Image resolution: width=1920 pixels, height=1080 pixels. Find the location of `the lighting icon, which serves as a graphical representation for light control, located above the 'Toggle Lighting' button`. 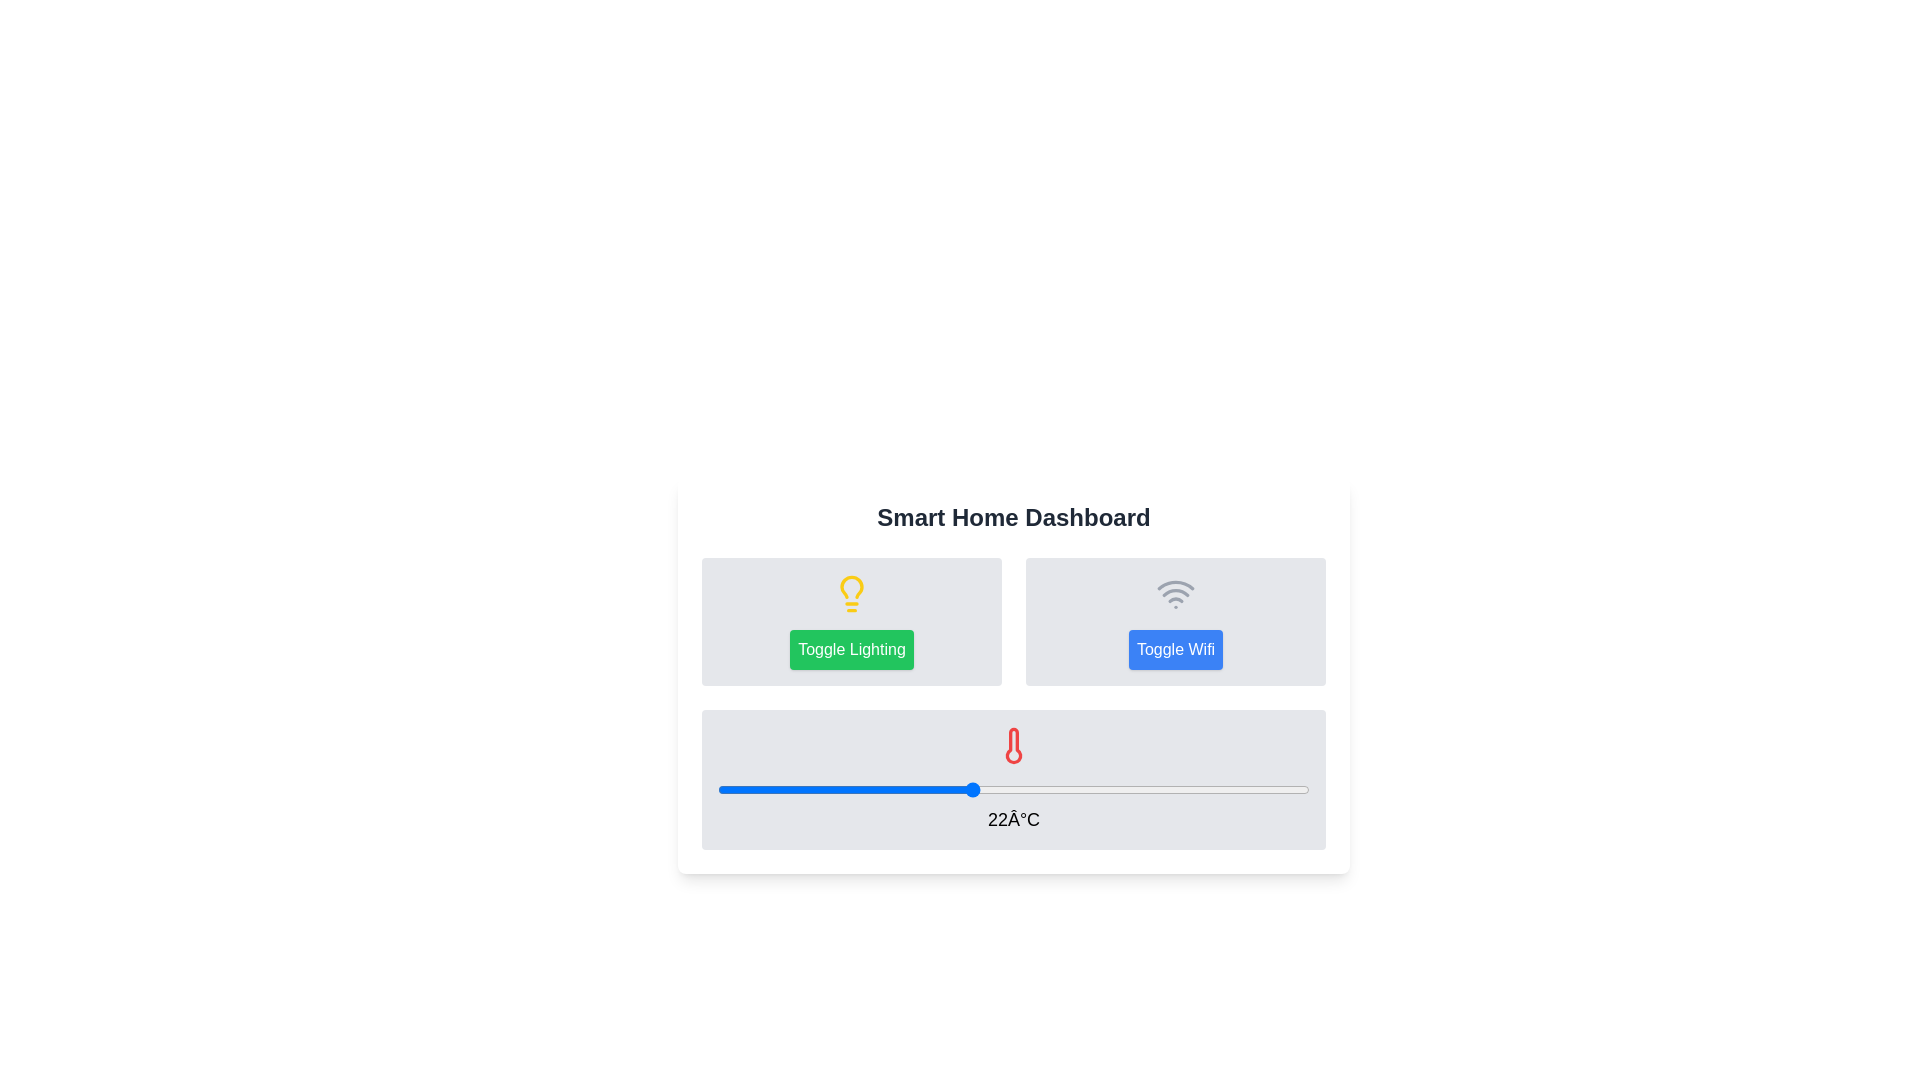

the lighting icon, which serves as a graphical representation for light control, located above the 'Toggle Lighting' button is located at coordinates (851, 593).